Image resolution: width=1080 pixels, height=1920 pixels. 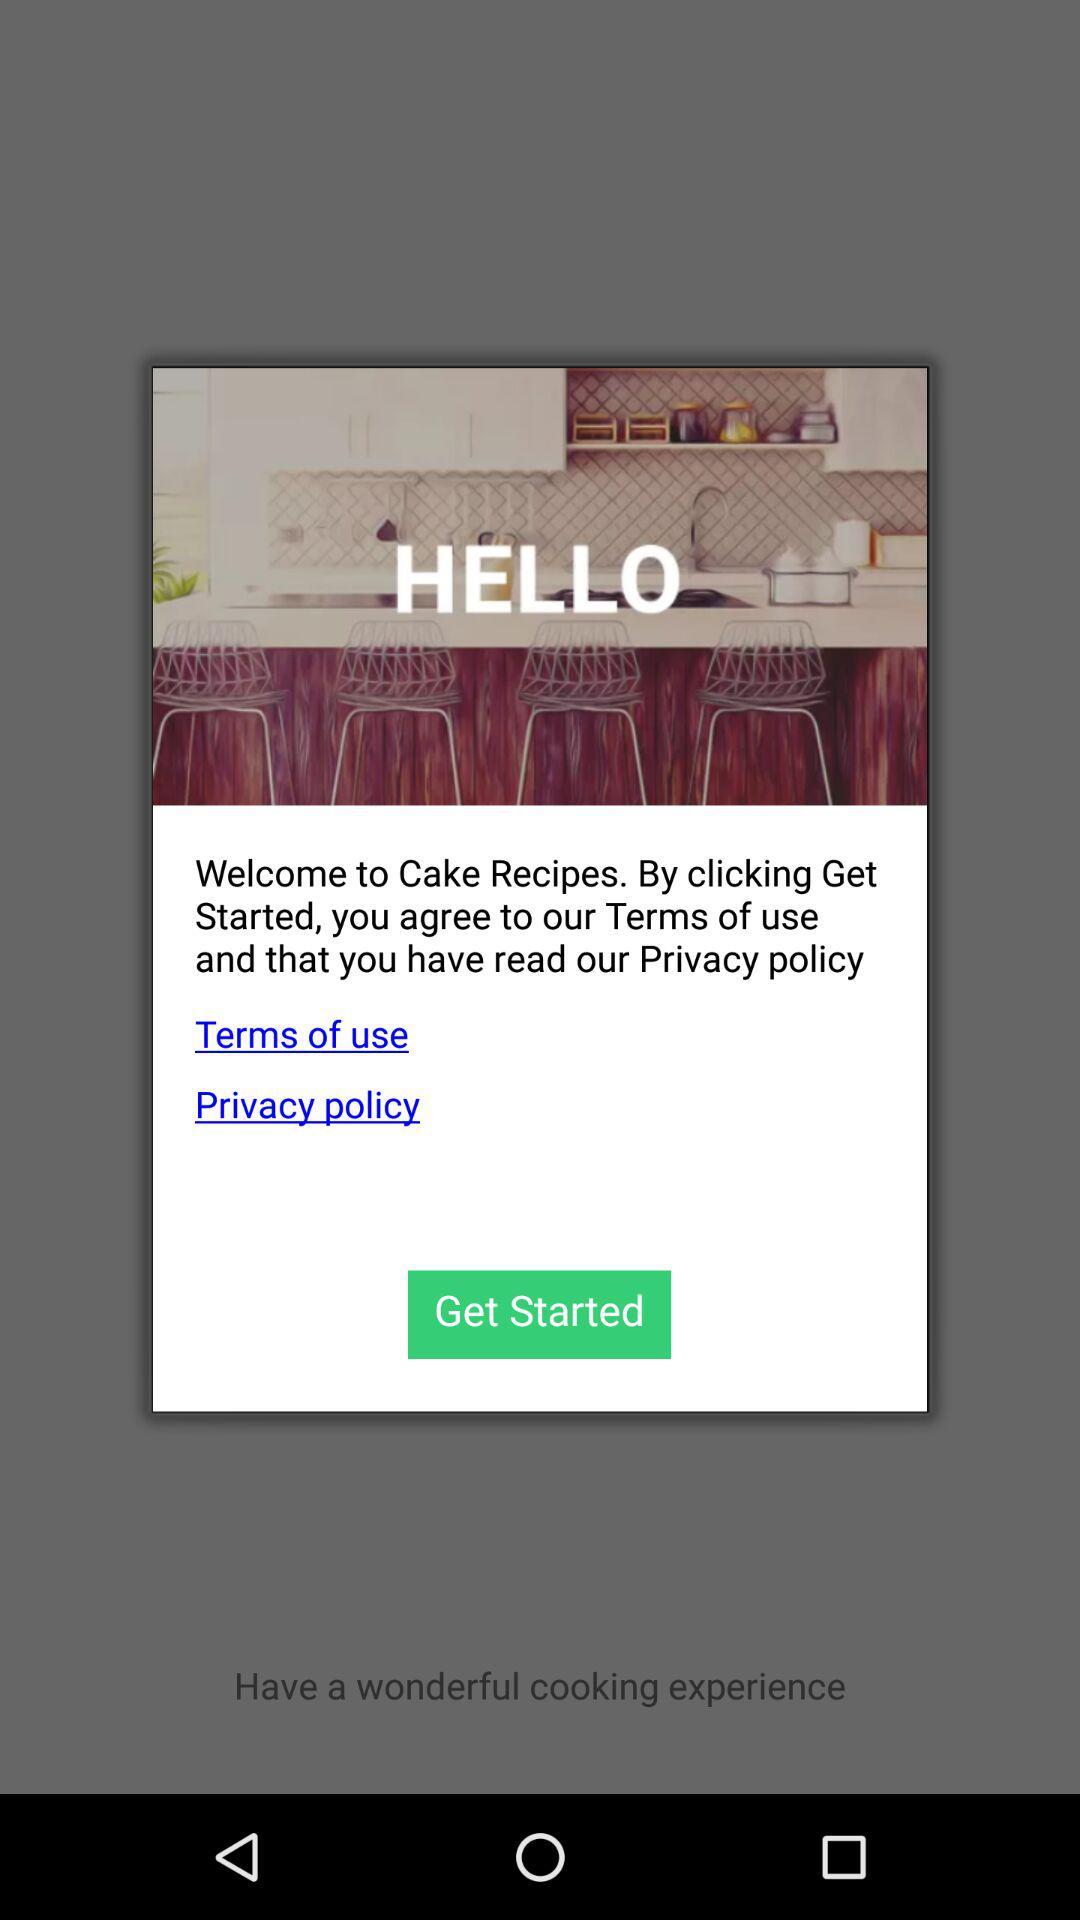 I want to click on welcome to cake icon, so click(x=518, y=898).